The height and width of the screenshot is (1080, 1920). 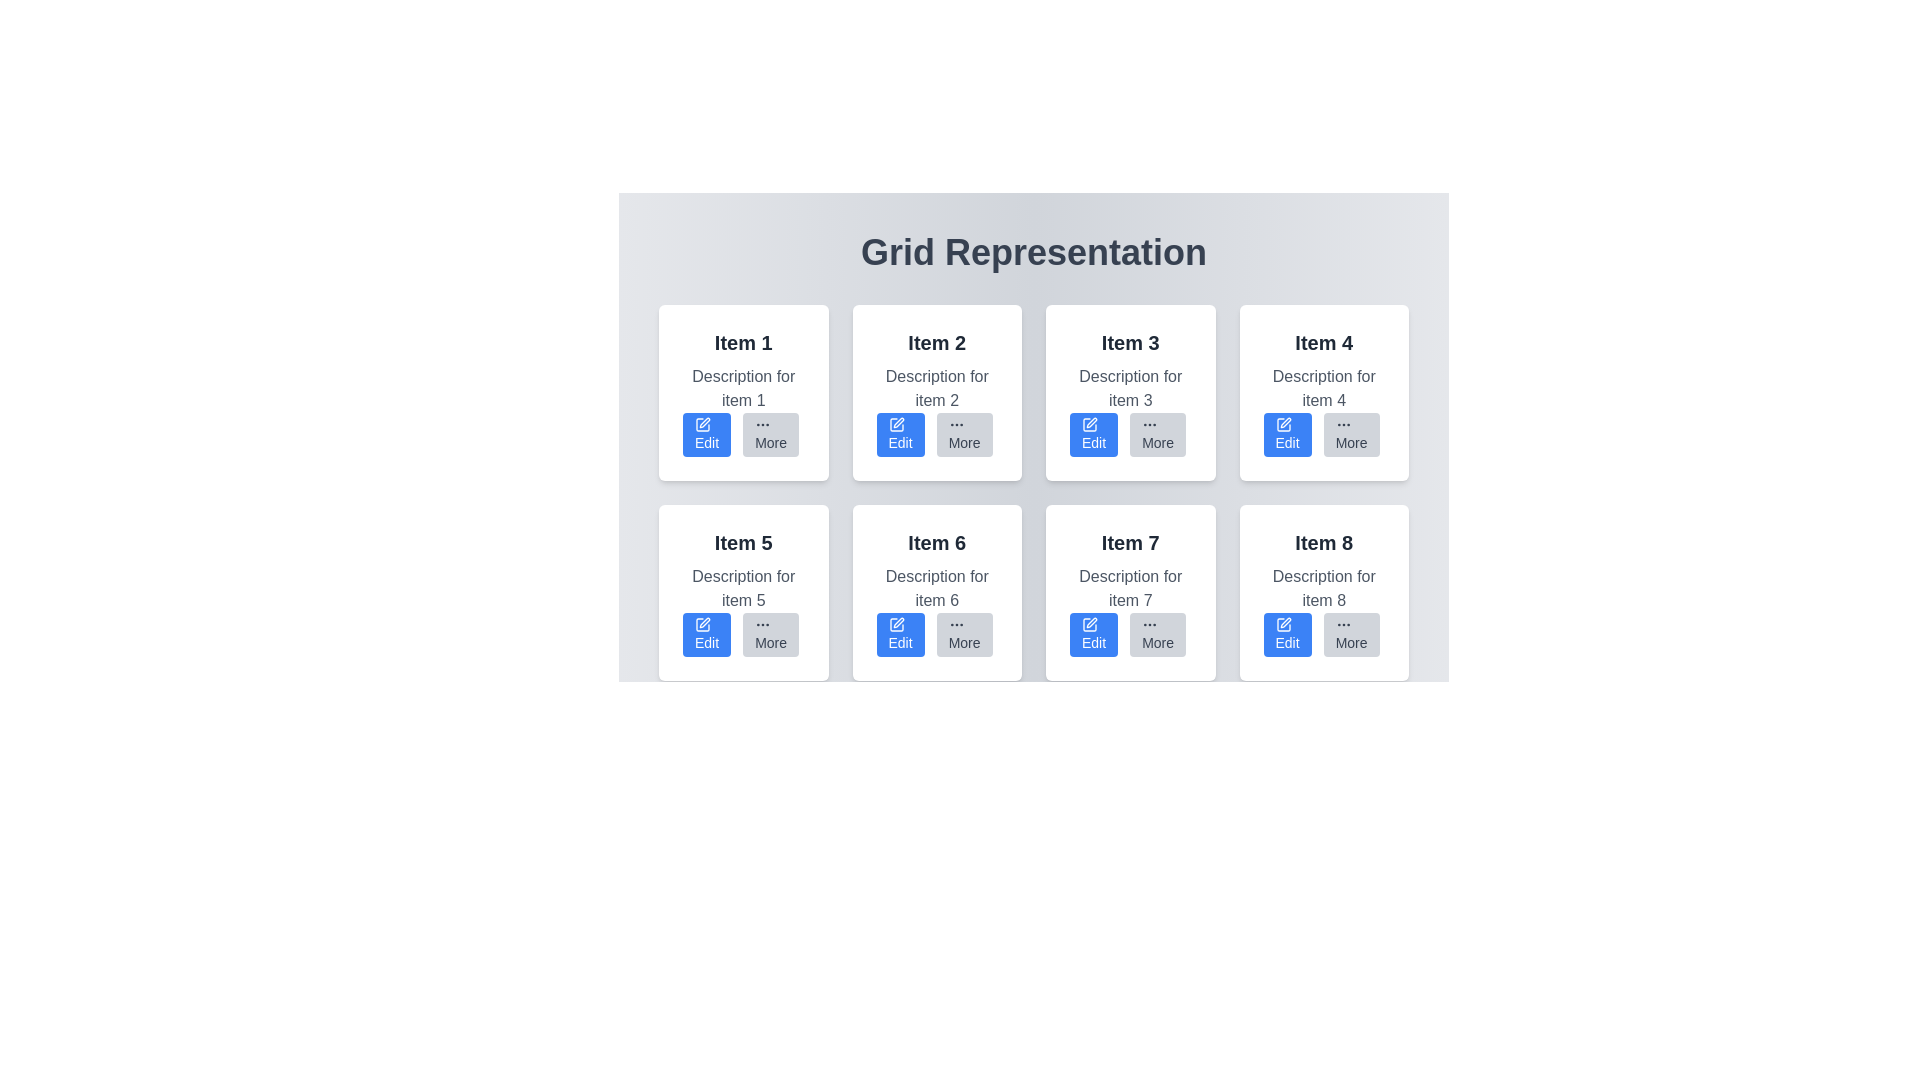 What do you see at coordinates (1283, 423) in the screenshot?
I see `the pen-shaped icon within the 'Edit' button on the card for 'Item 4' located in the top-right quadrant of the grid layout` at bounding box center [1283, 423].